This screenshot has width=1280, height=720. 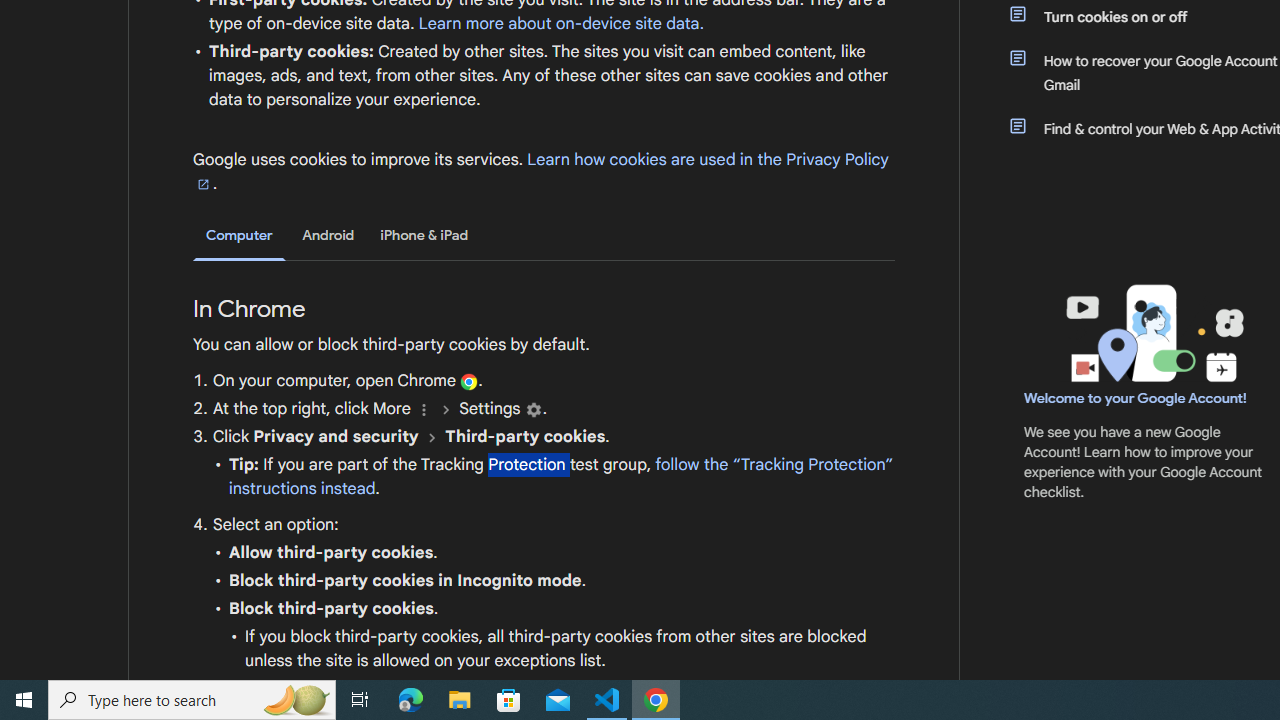 What do you see at coordinates (541, 170) in the screenshot?
I see `'Learn how cookies are used in the Privacy Policy'` at bounding box center [541, 170].